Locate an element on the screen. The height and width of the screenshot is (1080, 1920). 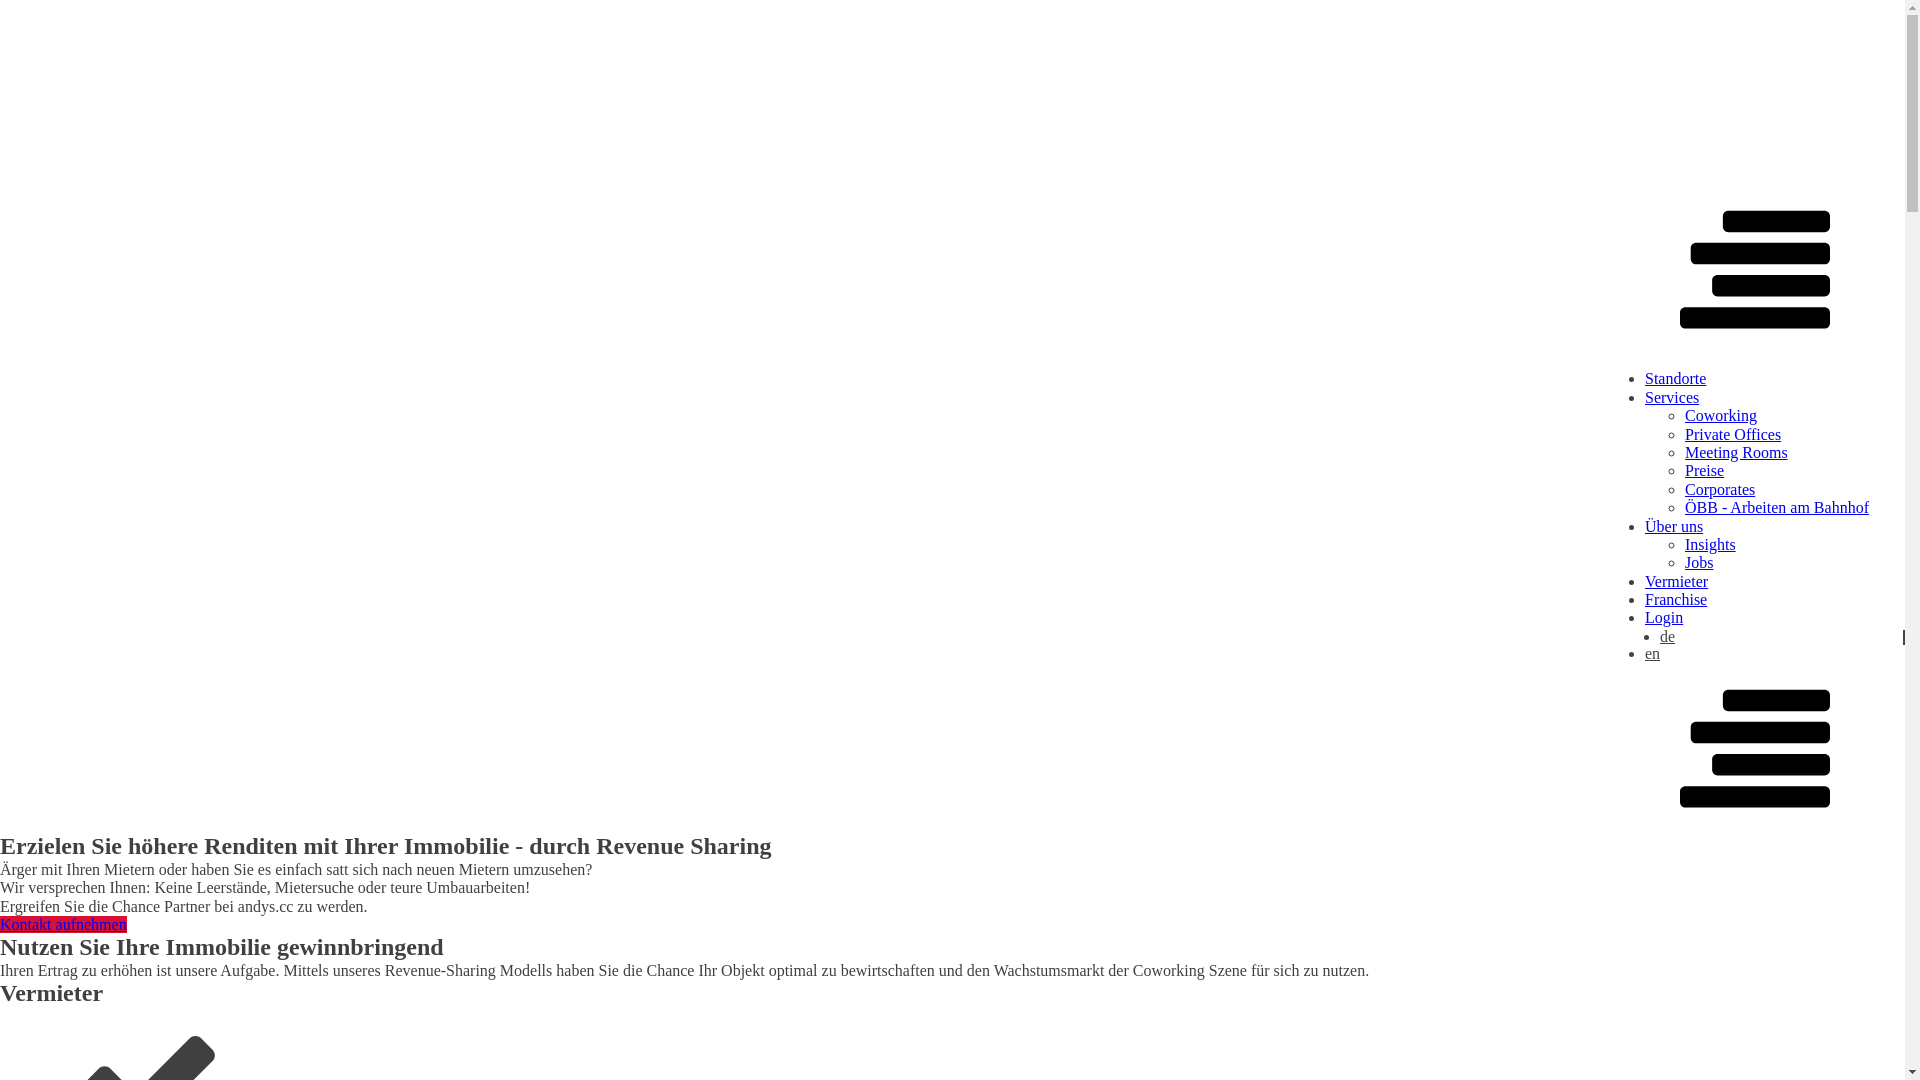
'Kontakt aufnehmen' is located at coordinates (63, 924).